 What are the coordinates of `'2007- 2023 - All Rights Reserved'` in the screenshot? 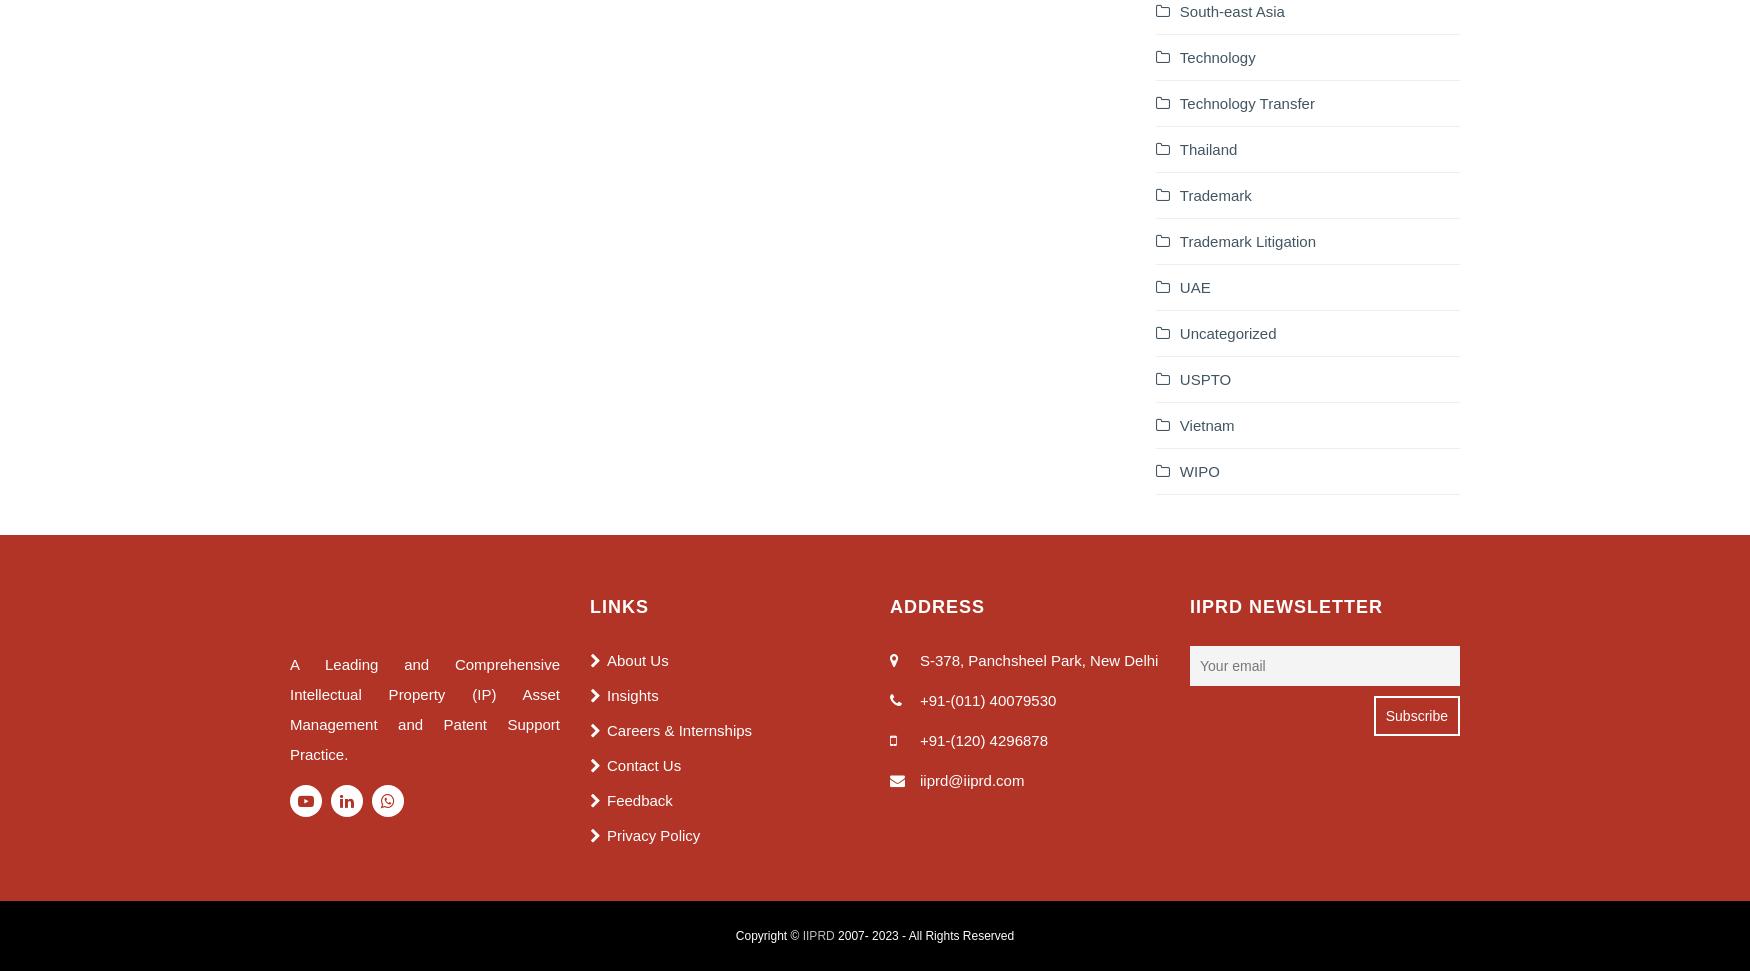 It's located at (923, 933).